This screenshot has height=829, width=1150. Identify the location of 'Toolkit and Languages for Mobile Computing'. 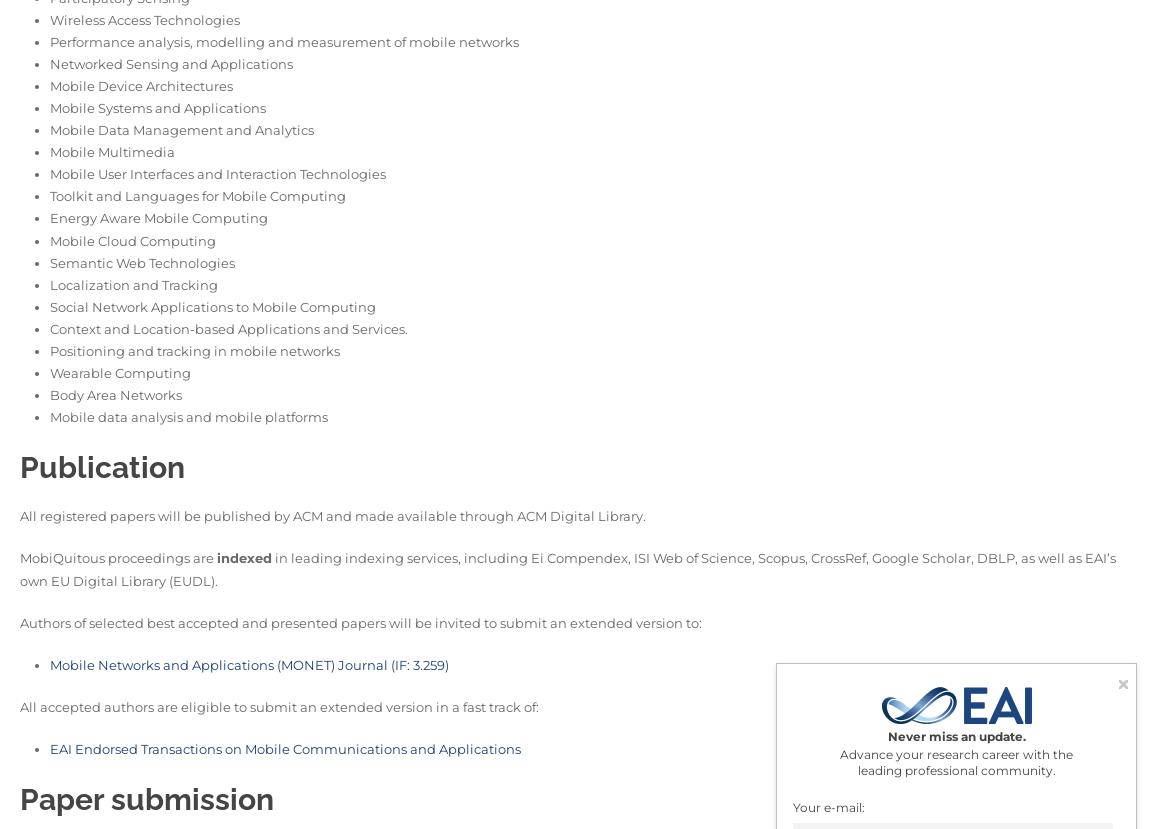
(49, 194).